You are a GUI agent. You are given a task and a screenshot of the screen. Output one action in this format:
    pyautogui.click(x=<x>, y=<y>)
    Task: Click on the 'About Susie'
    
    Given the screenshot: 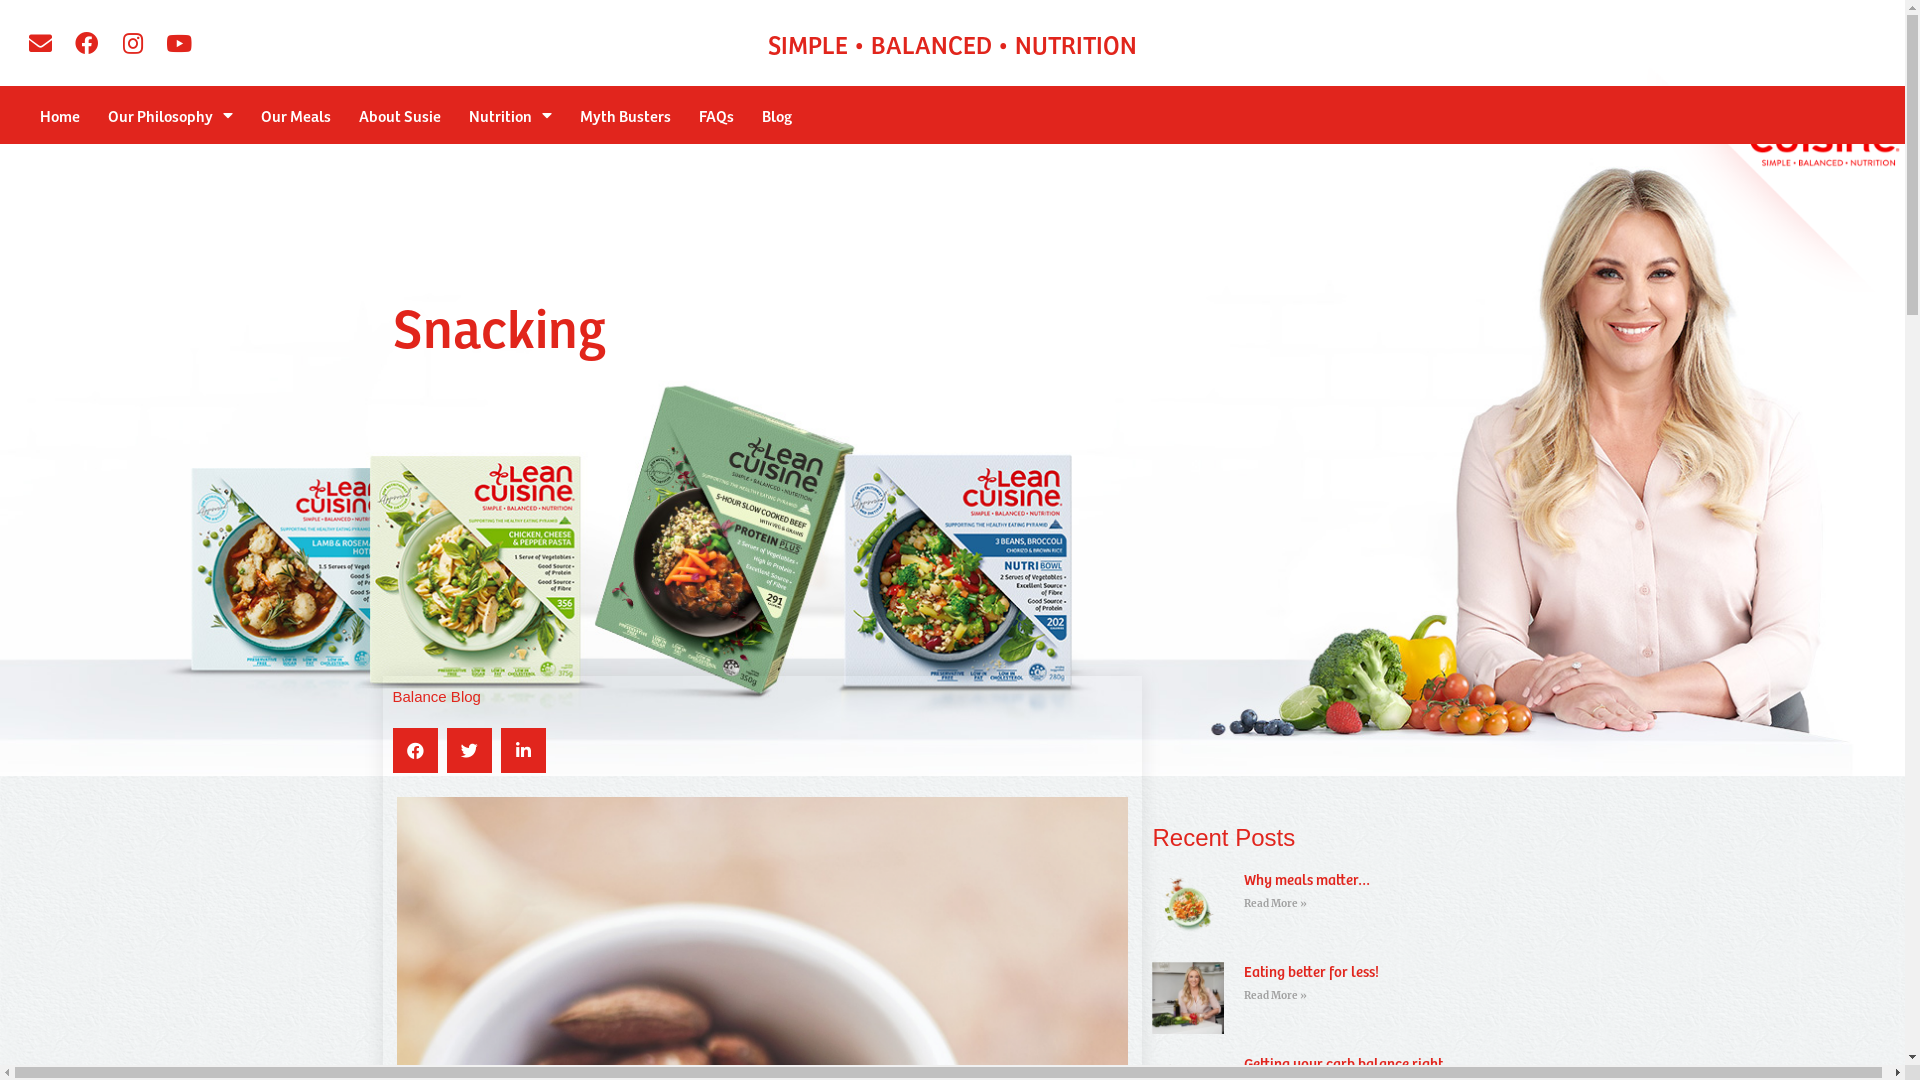 What is the action you would take?
    pyautogui.click(x=345, y=115)
    